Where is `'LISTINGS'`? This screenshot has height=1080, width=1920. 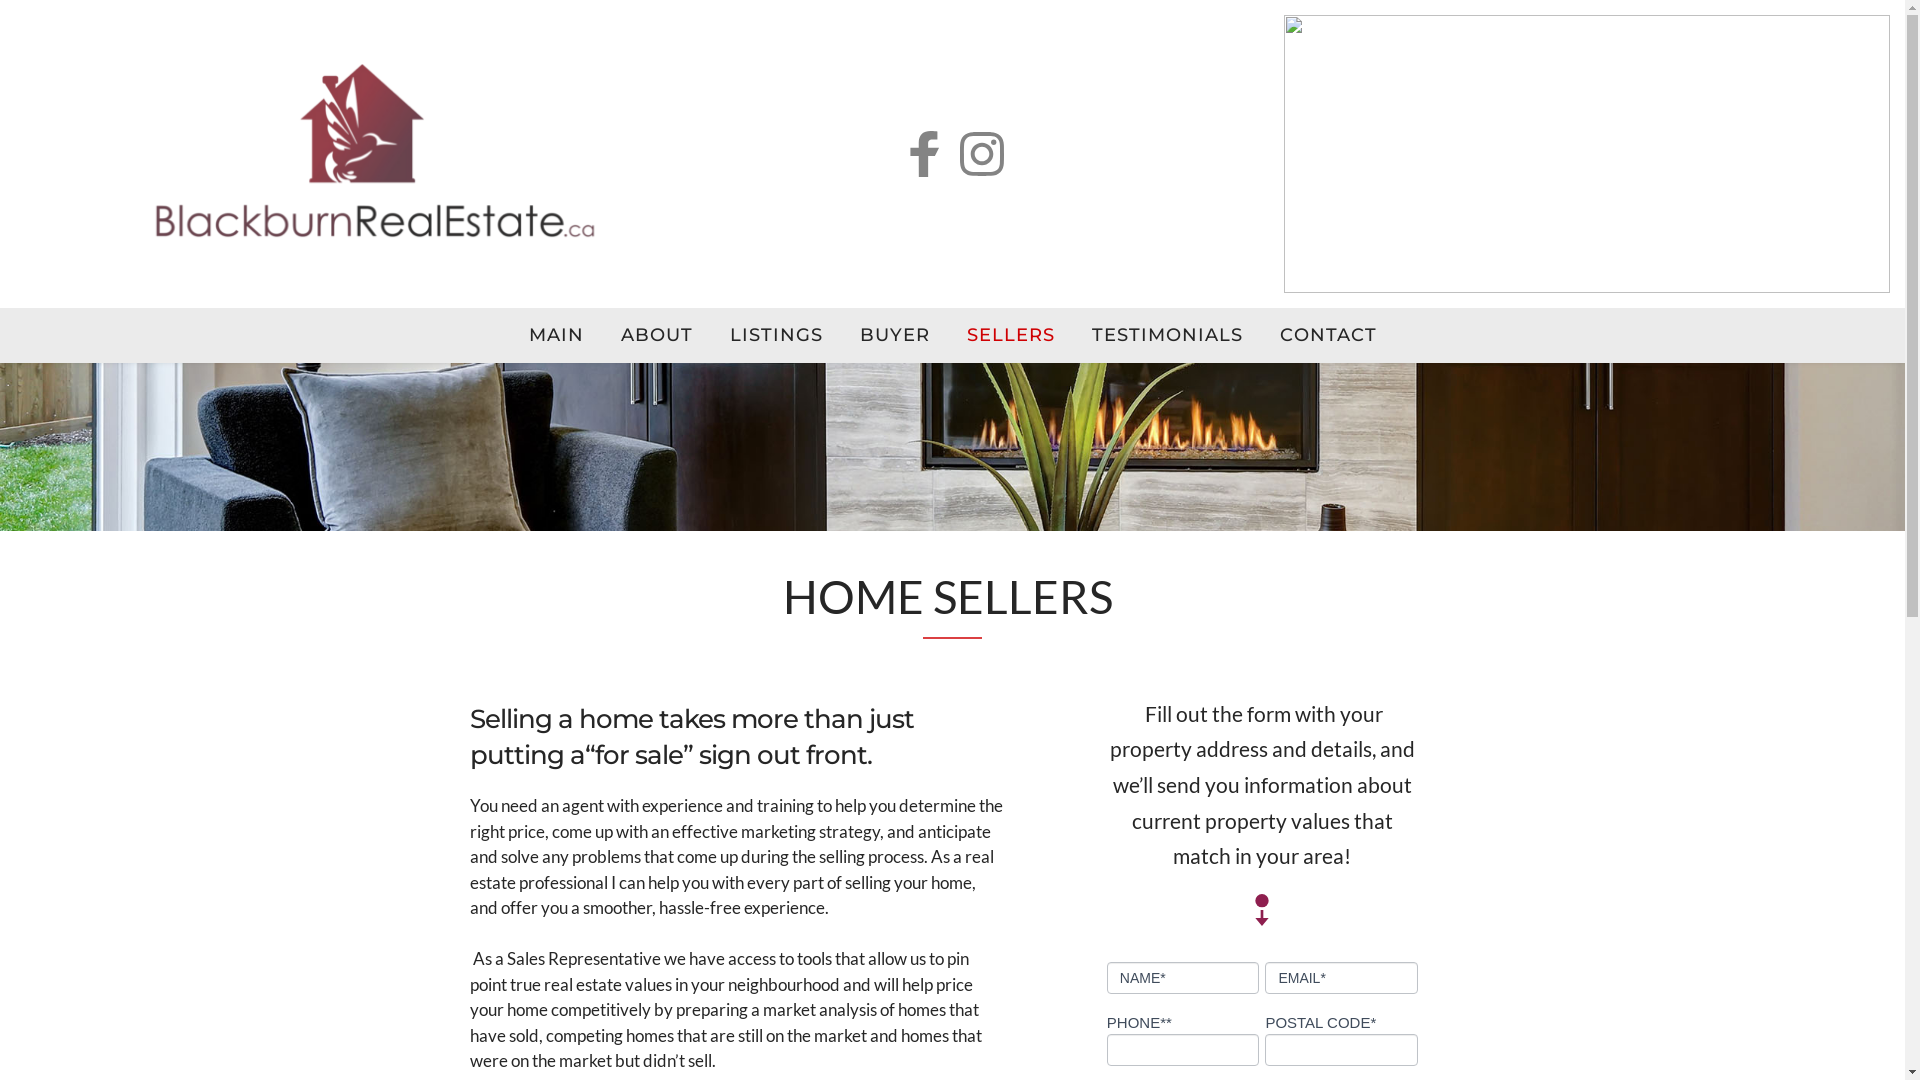 'LISTINGS' is located at coordinates (774, 334).